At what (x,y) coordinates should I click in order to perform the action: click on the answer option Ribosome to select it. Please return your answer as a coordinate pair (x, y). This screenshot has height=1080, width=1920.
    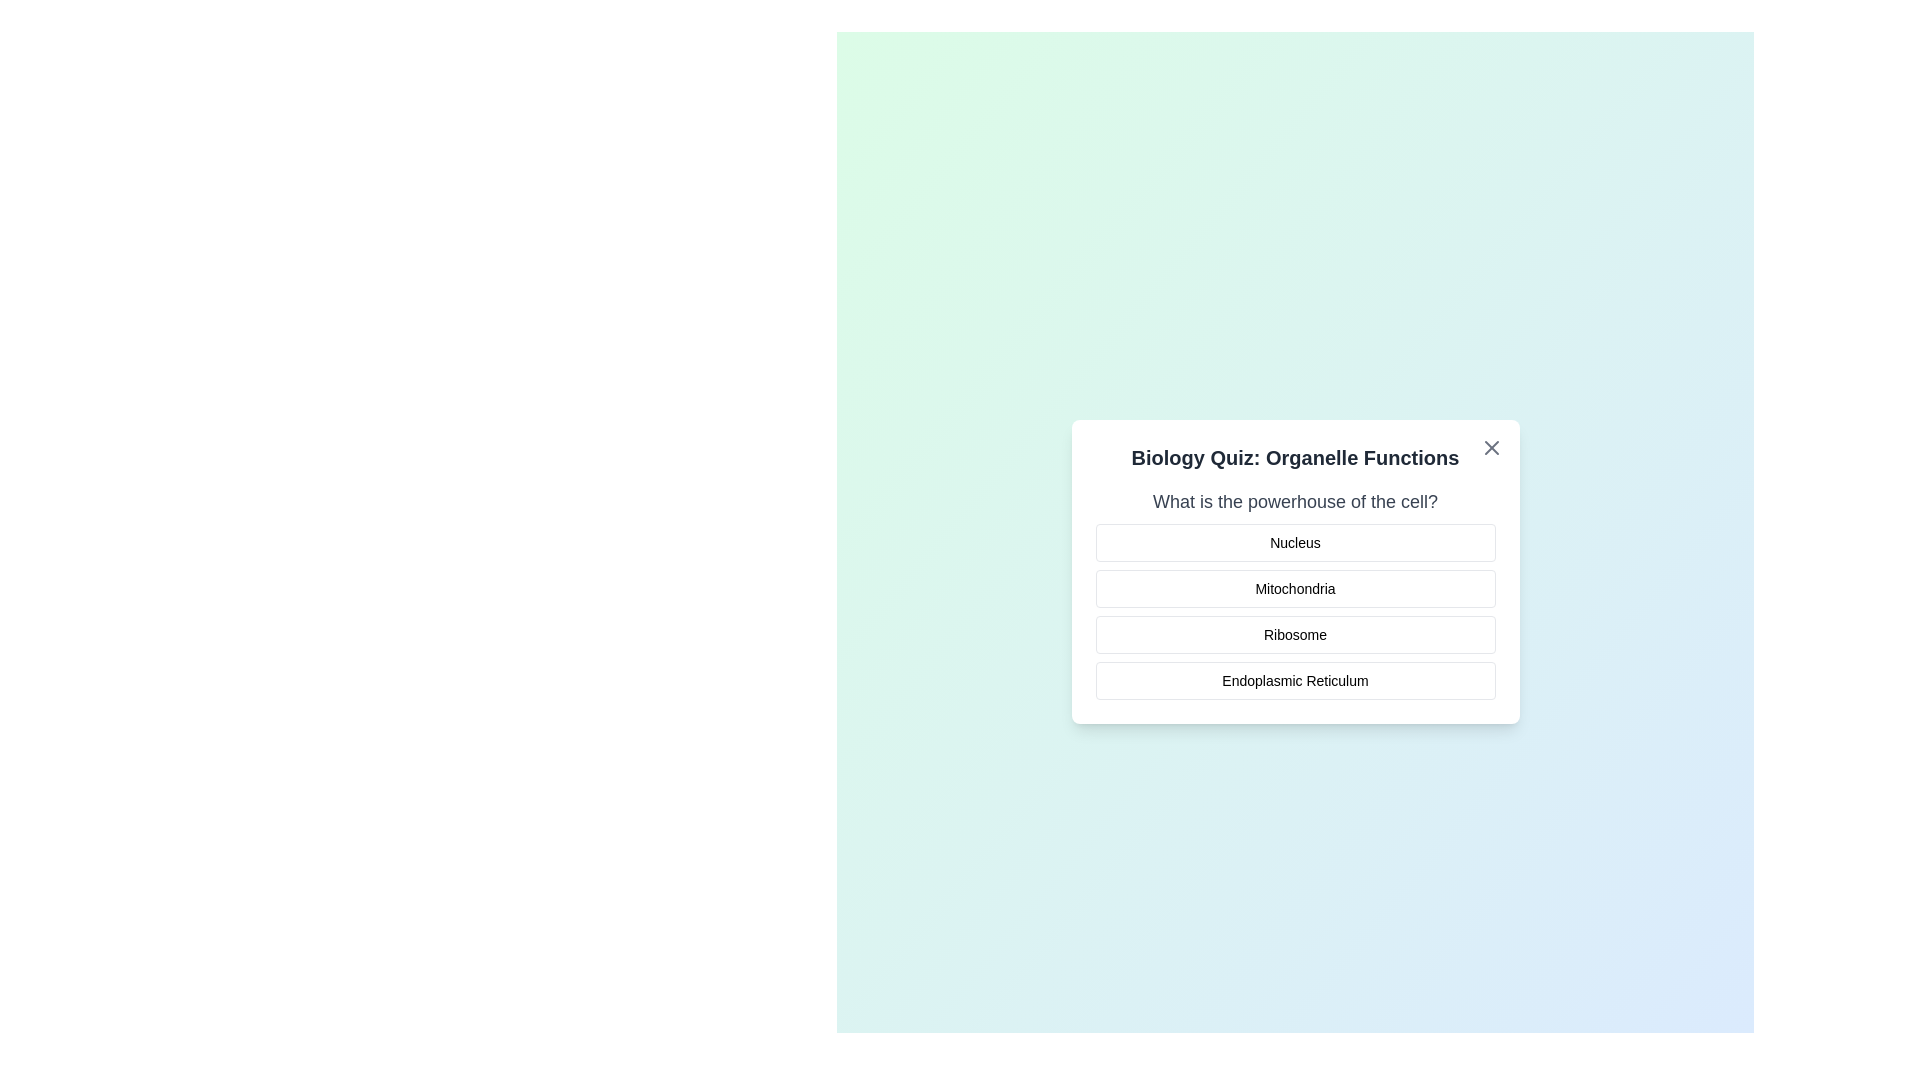
    Looking at the image, I should click on (1295, 635).